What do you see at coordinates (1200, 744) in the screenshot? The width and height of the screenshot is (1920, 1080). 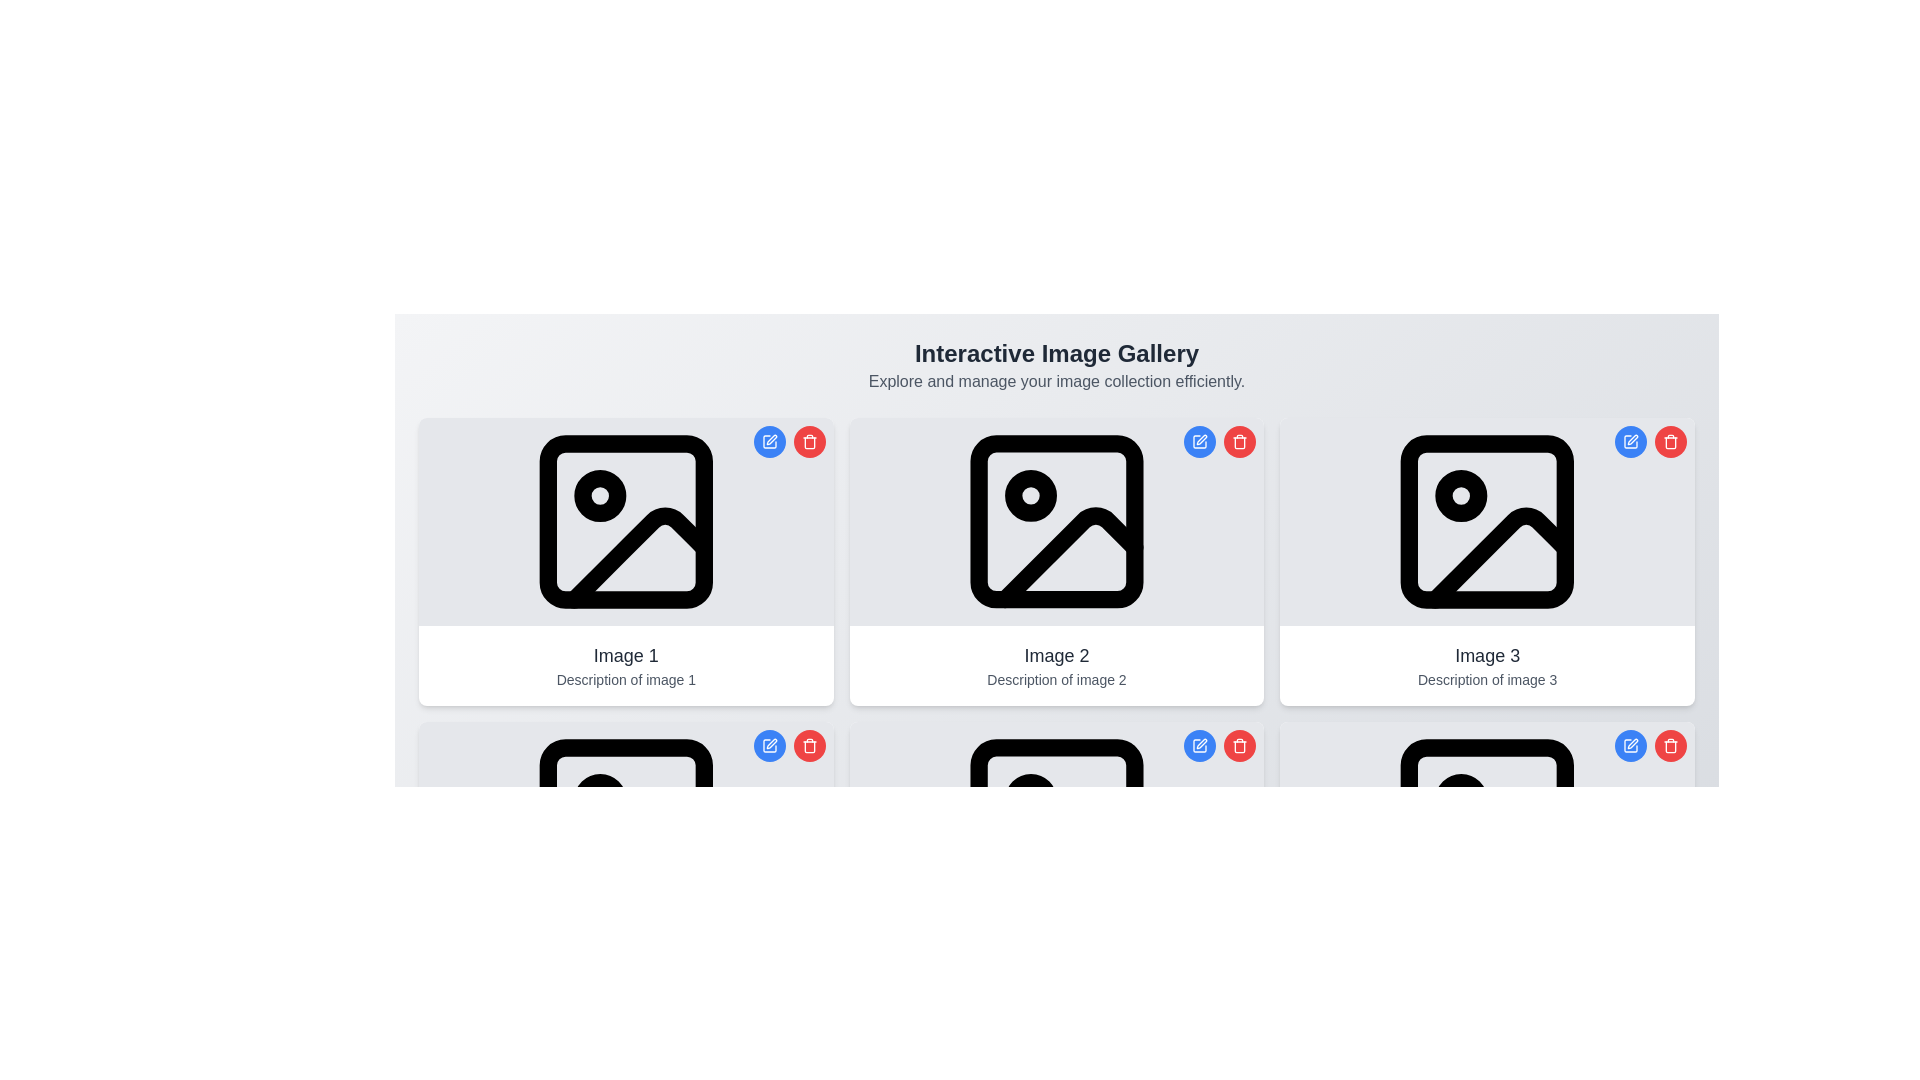 I see `the blue edit icon located in the top-right corner of the 'Image 2' card` at bounding box center [1200, 744].